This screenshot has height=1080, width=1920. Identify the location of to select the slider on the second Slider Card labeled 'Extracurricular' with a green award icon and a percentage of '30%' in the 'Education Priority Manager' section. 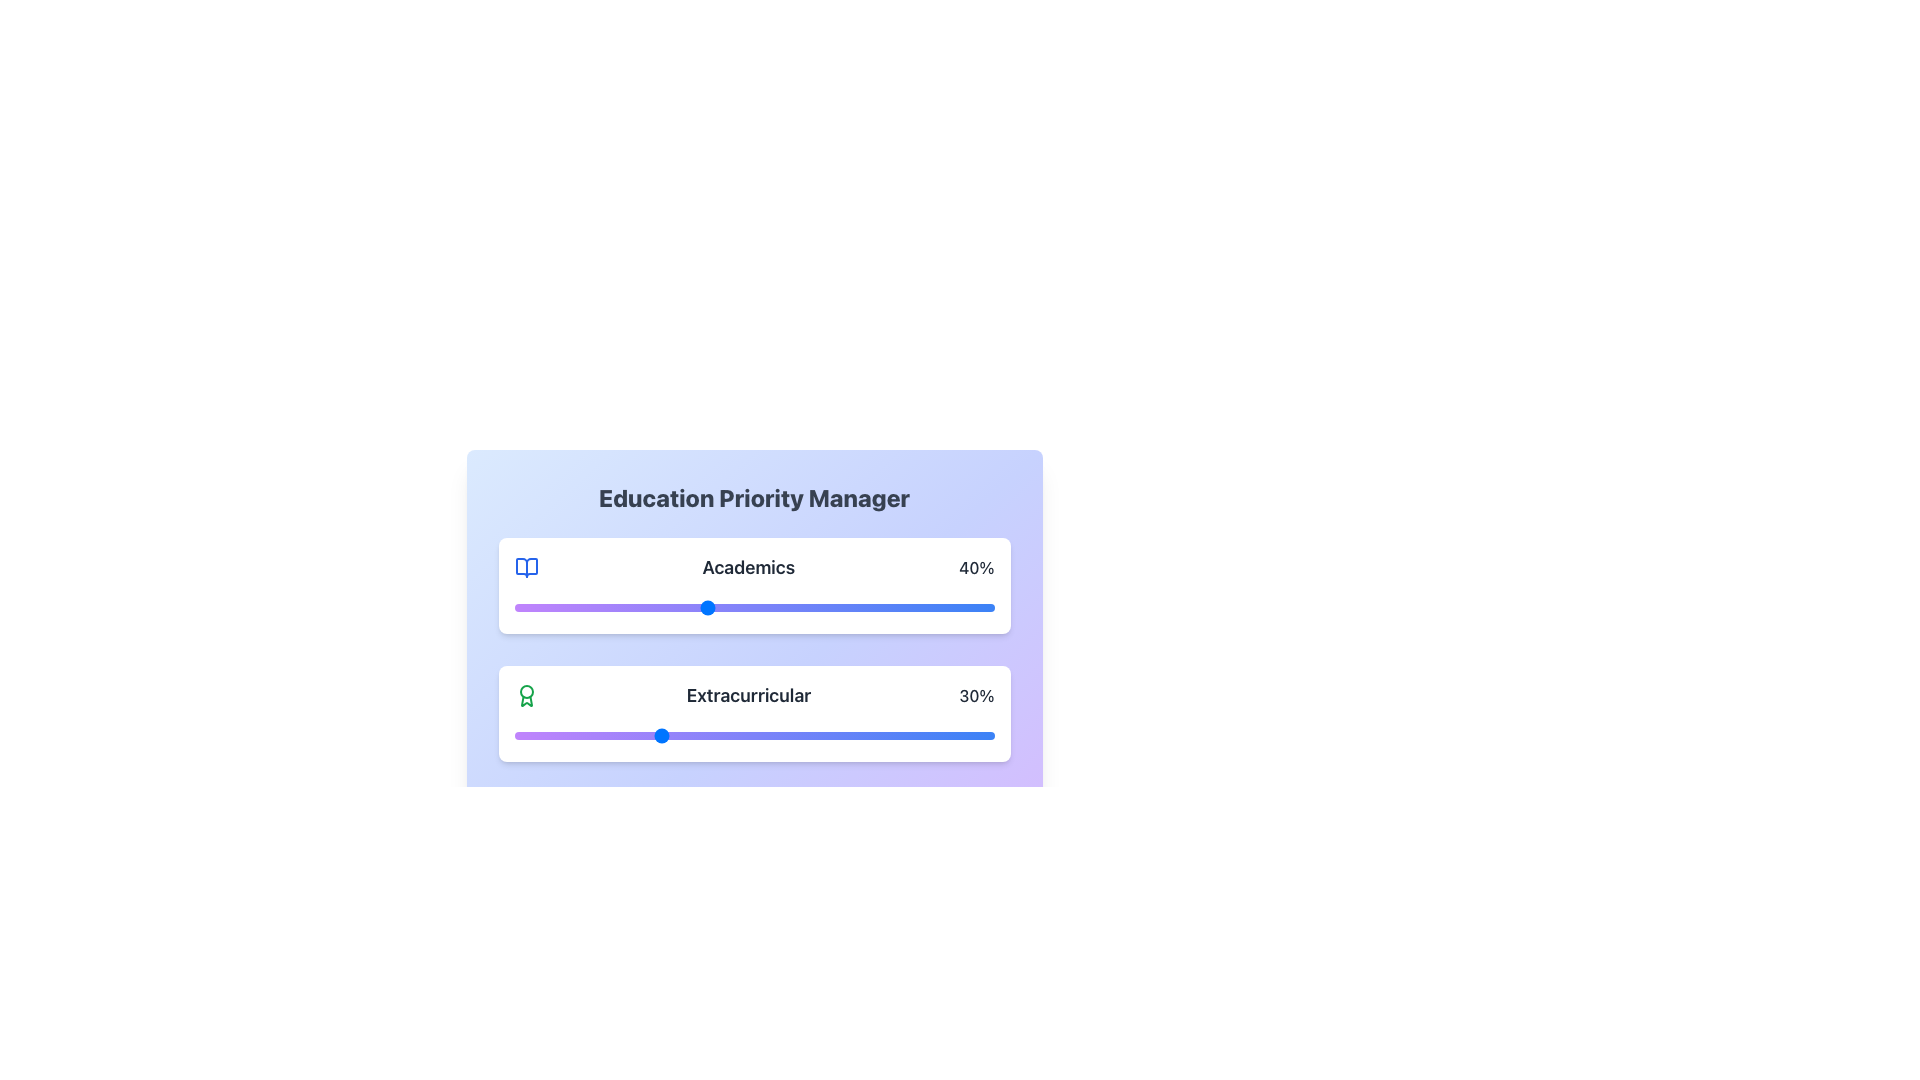
(753, 712).